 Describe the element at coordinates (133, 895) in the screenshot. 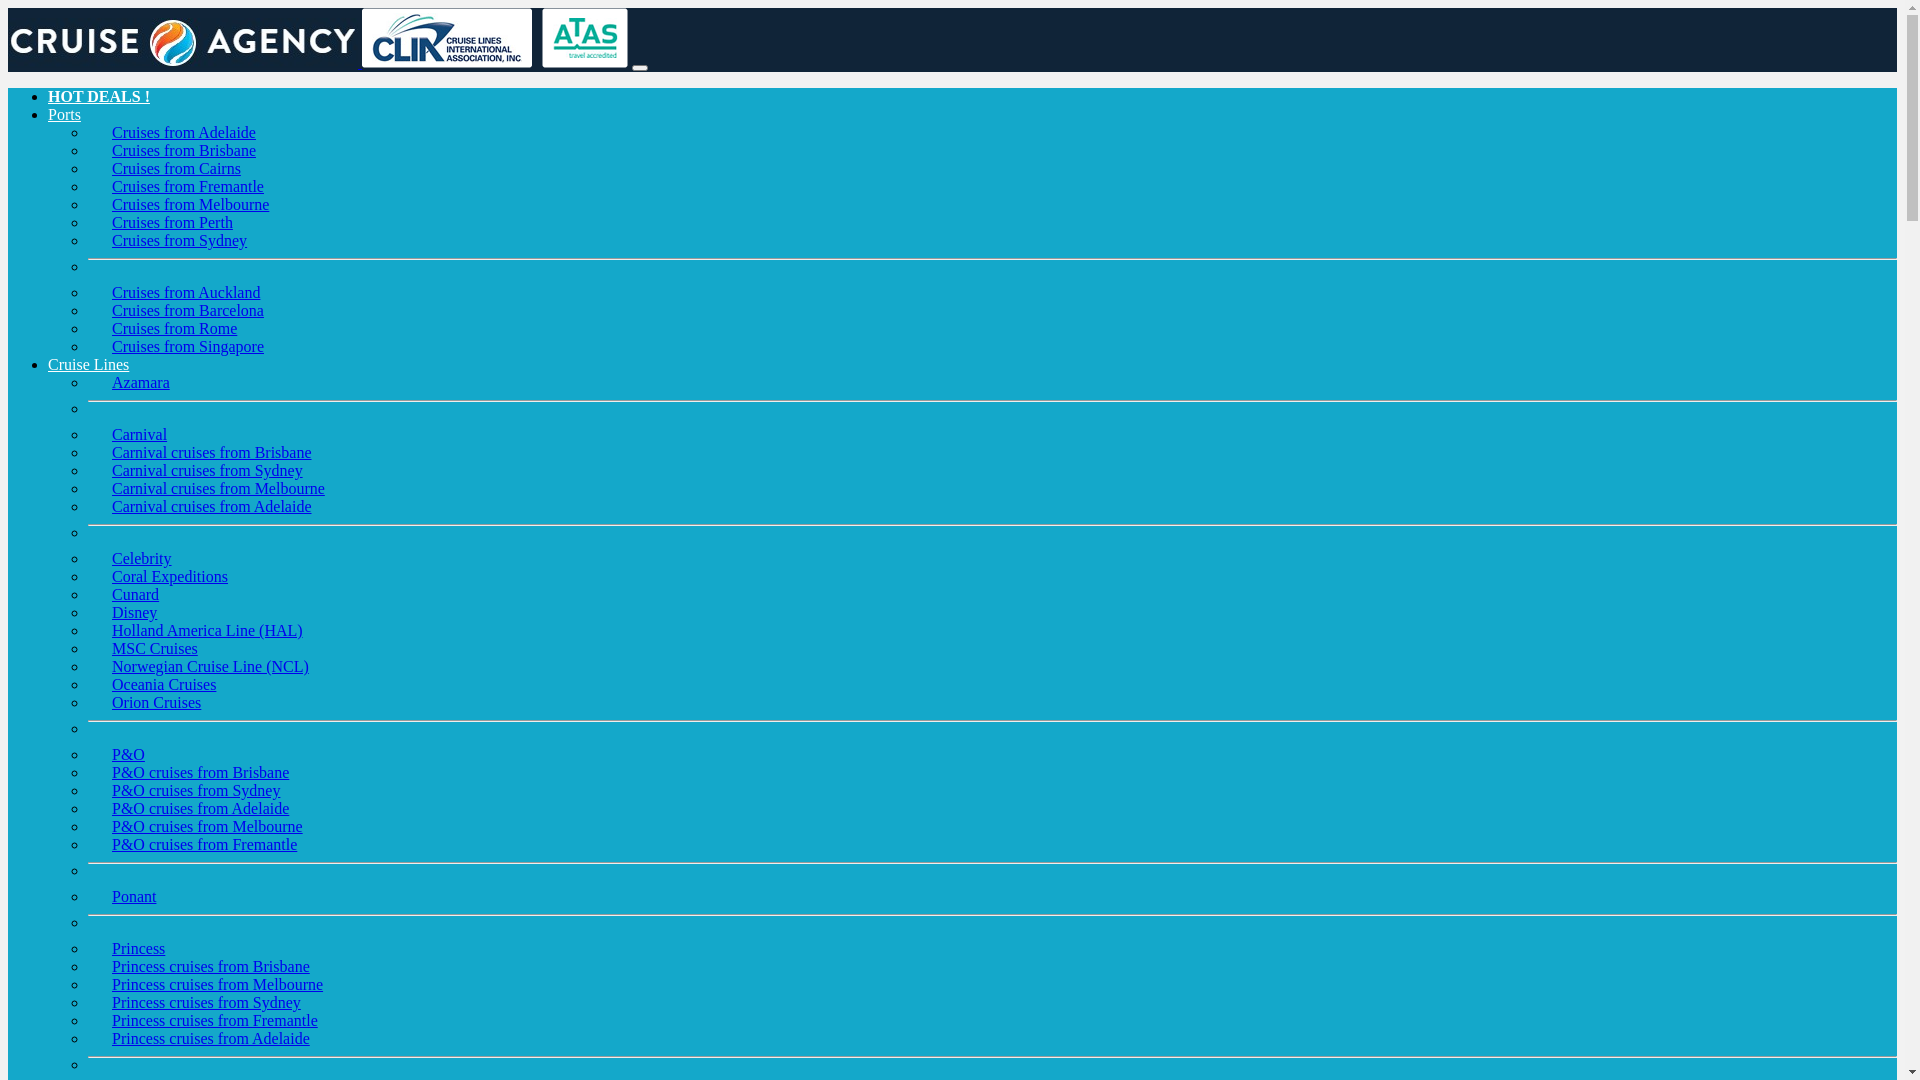

I see `'Ponant'` at that location.